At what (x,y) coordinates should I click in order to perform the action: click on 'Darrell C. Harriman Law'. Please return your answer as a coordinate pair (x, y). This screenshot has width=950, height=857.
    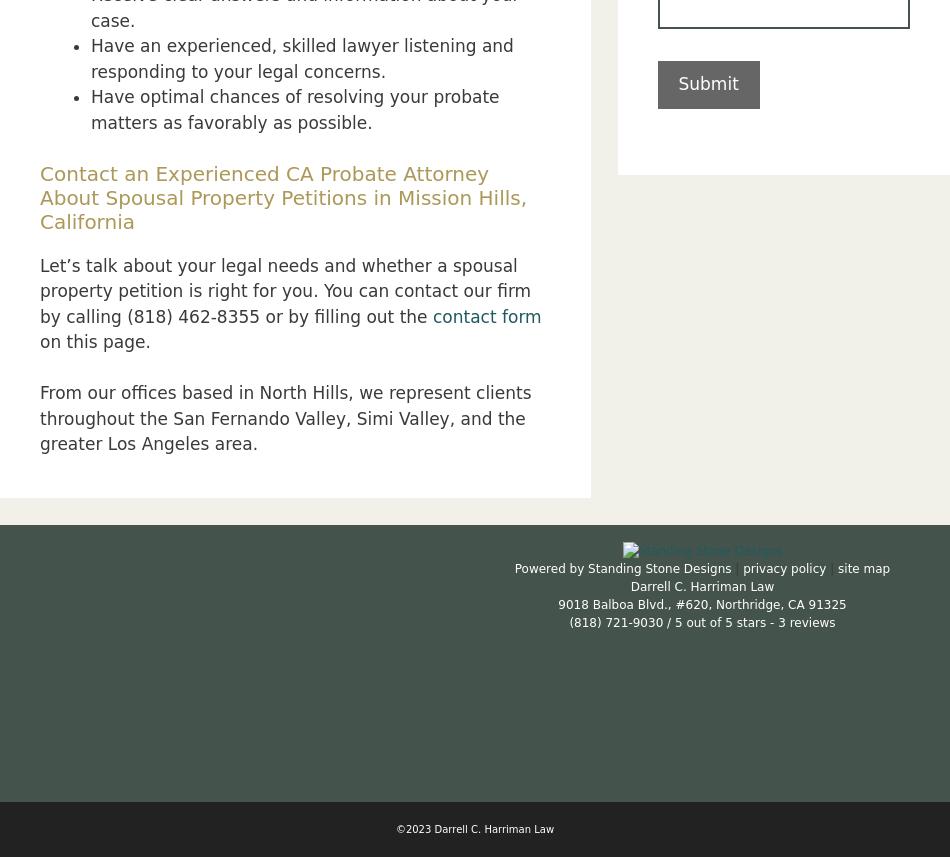
    Looking at the image, I should click on (701, 585).